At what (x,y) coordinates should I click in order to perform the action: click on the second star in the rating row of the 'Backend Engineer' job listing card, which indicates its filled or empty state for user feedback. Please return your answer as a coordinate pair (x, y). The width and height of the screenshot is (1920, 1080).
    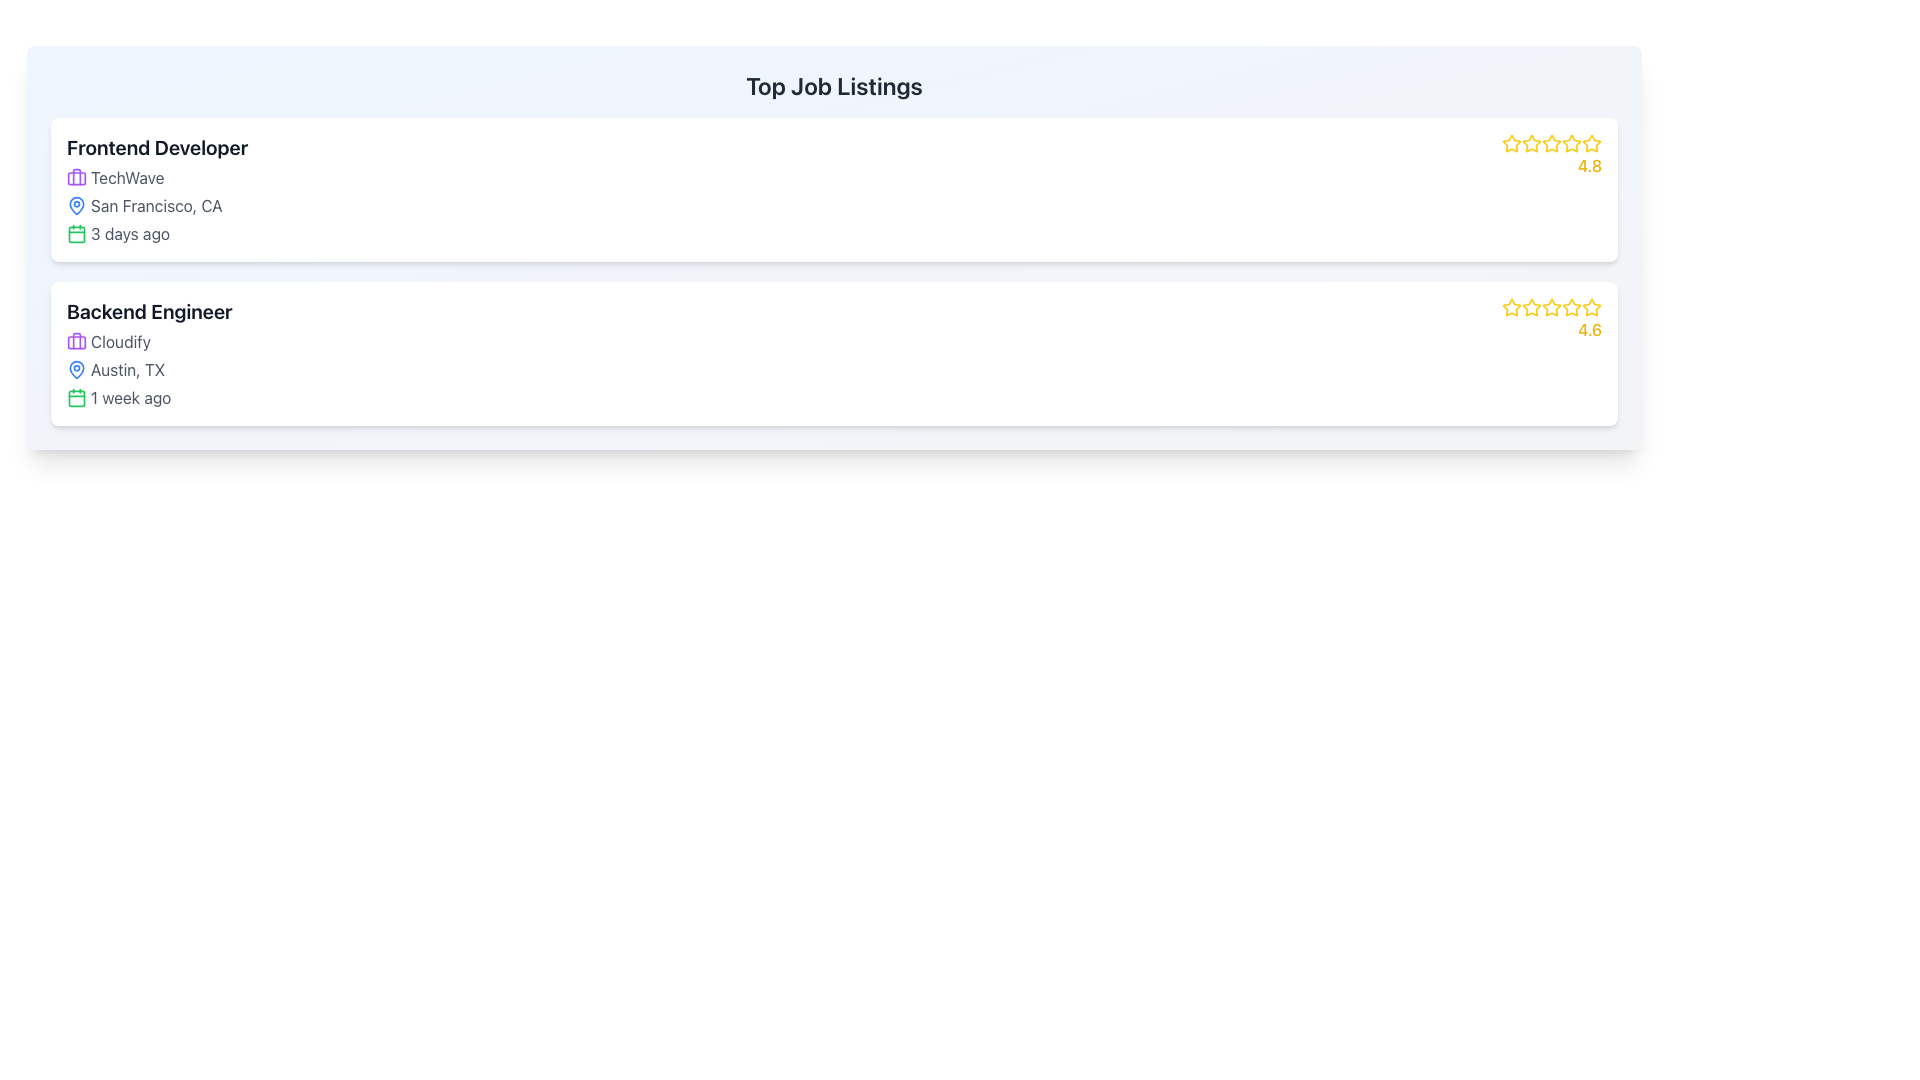
    Looking at the image, I should click on (1570, 307).